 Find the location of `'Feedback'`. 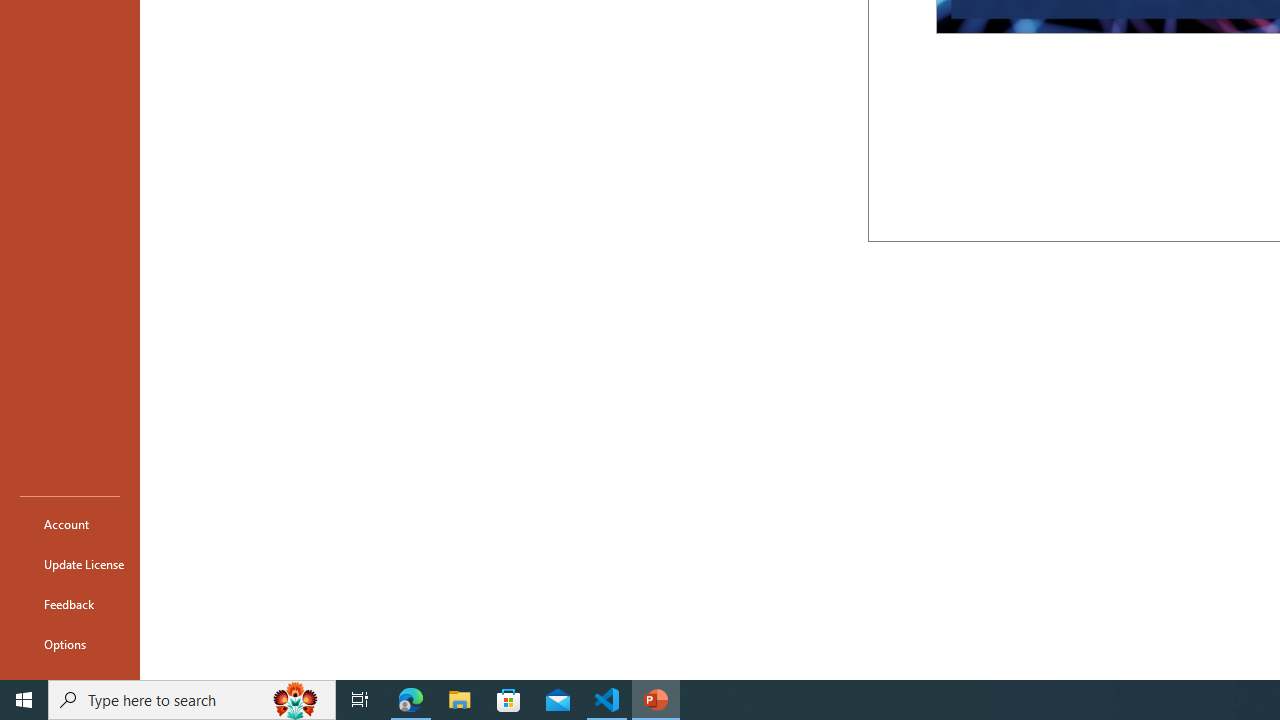

'Feedback' is located at coordinates (69, 603).